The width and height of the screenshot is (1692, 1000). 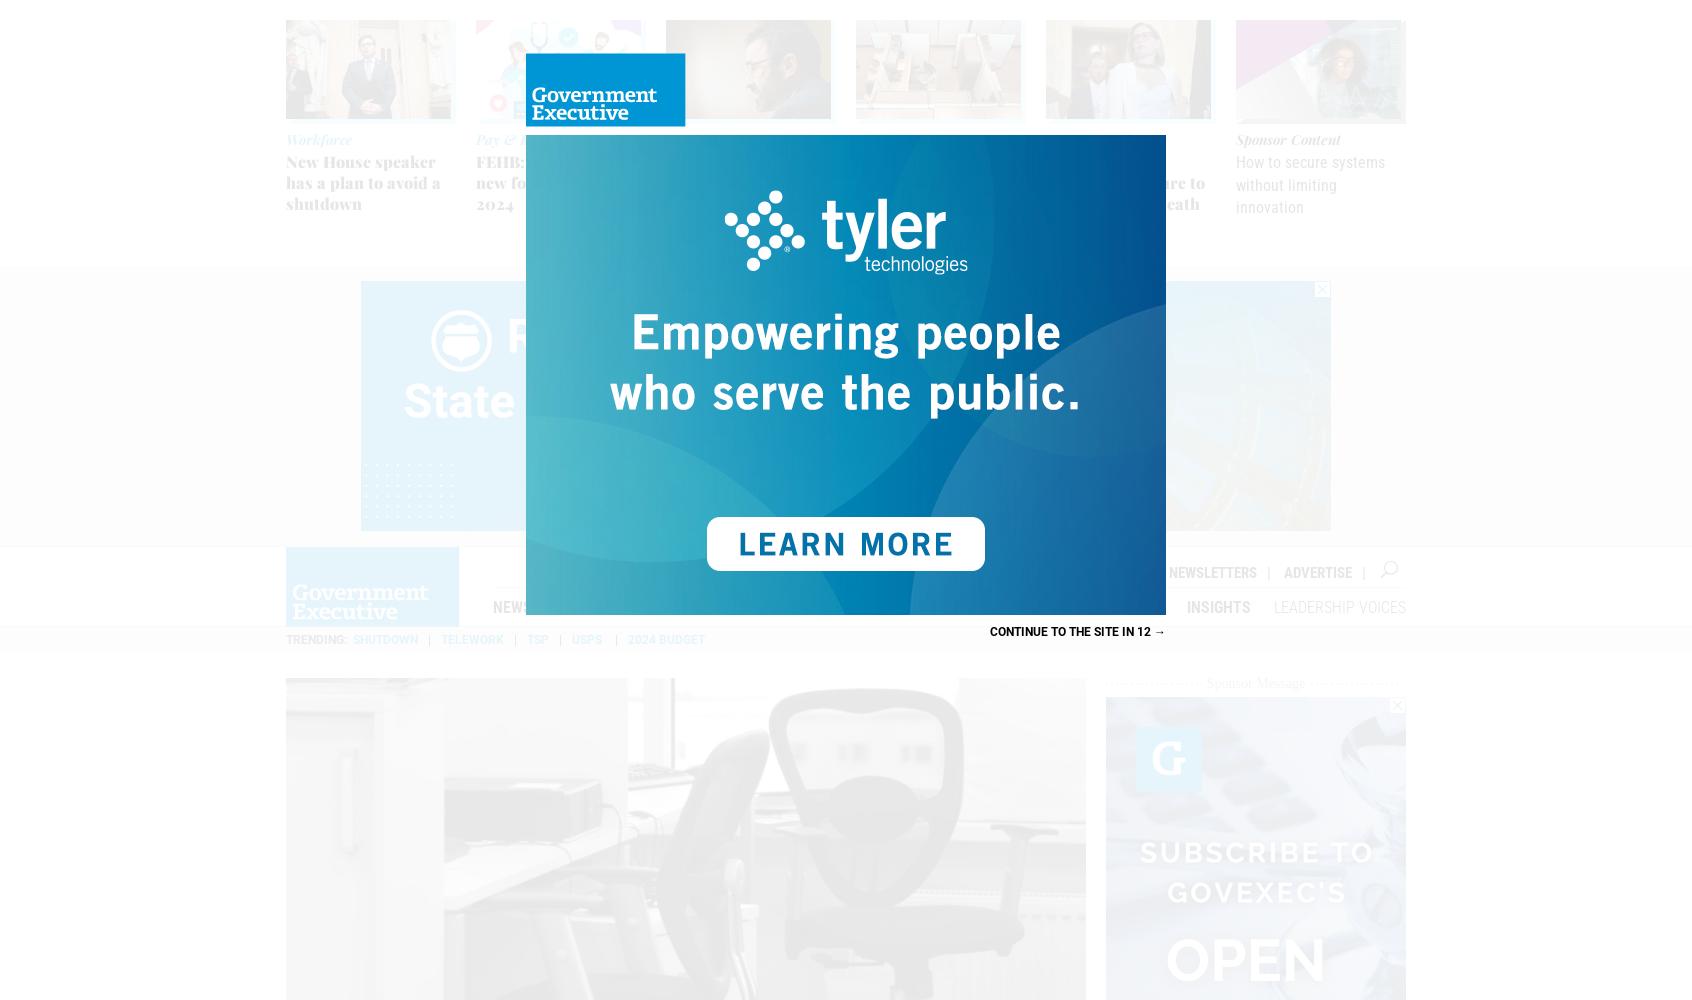 What do you see at coordinates (939, 202) in the screenshot?
I see `'GAO: OMB should set office space benchmarks accounting for telework reality'` at bounding box center [939, 202].